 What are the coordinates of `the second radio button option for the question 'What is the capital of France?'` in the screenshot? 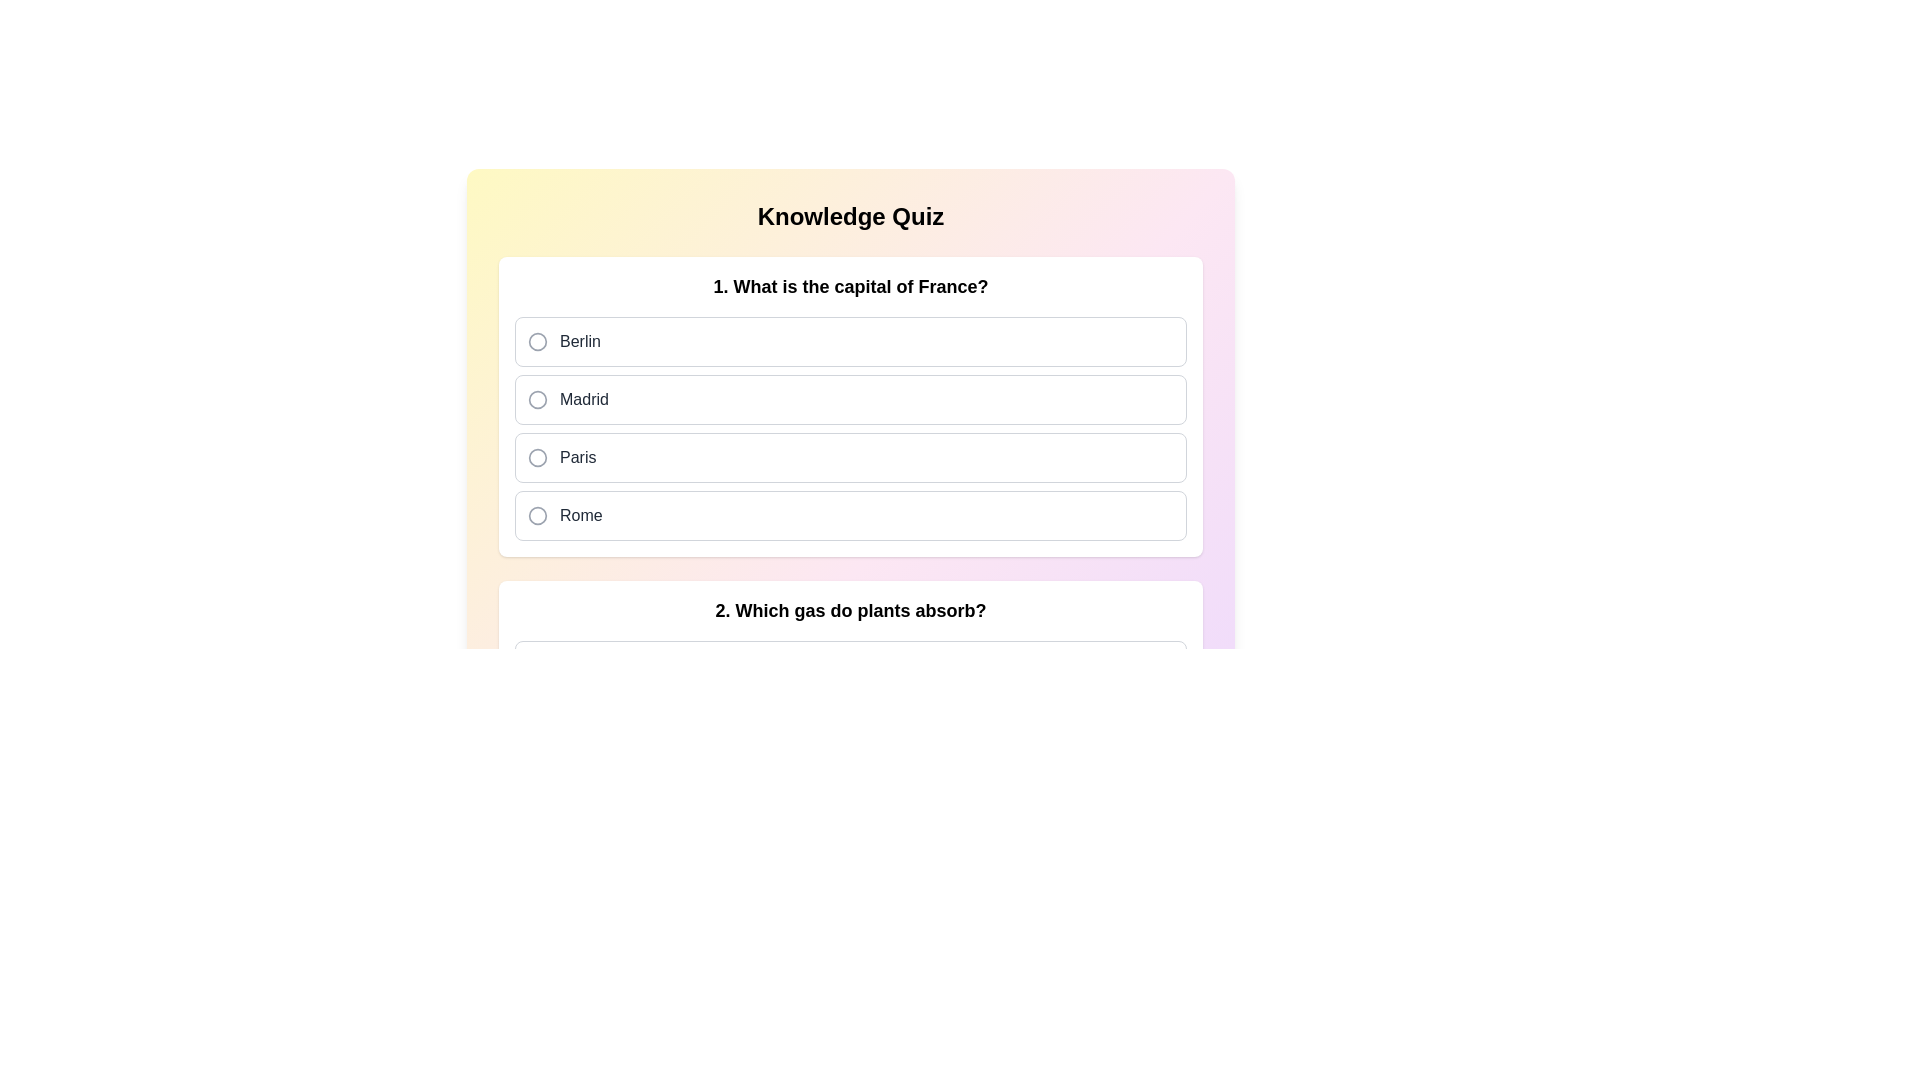 It's located at (850, 397).